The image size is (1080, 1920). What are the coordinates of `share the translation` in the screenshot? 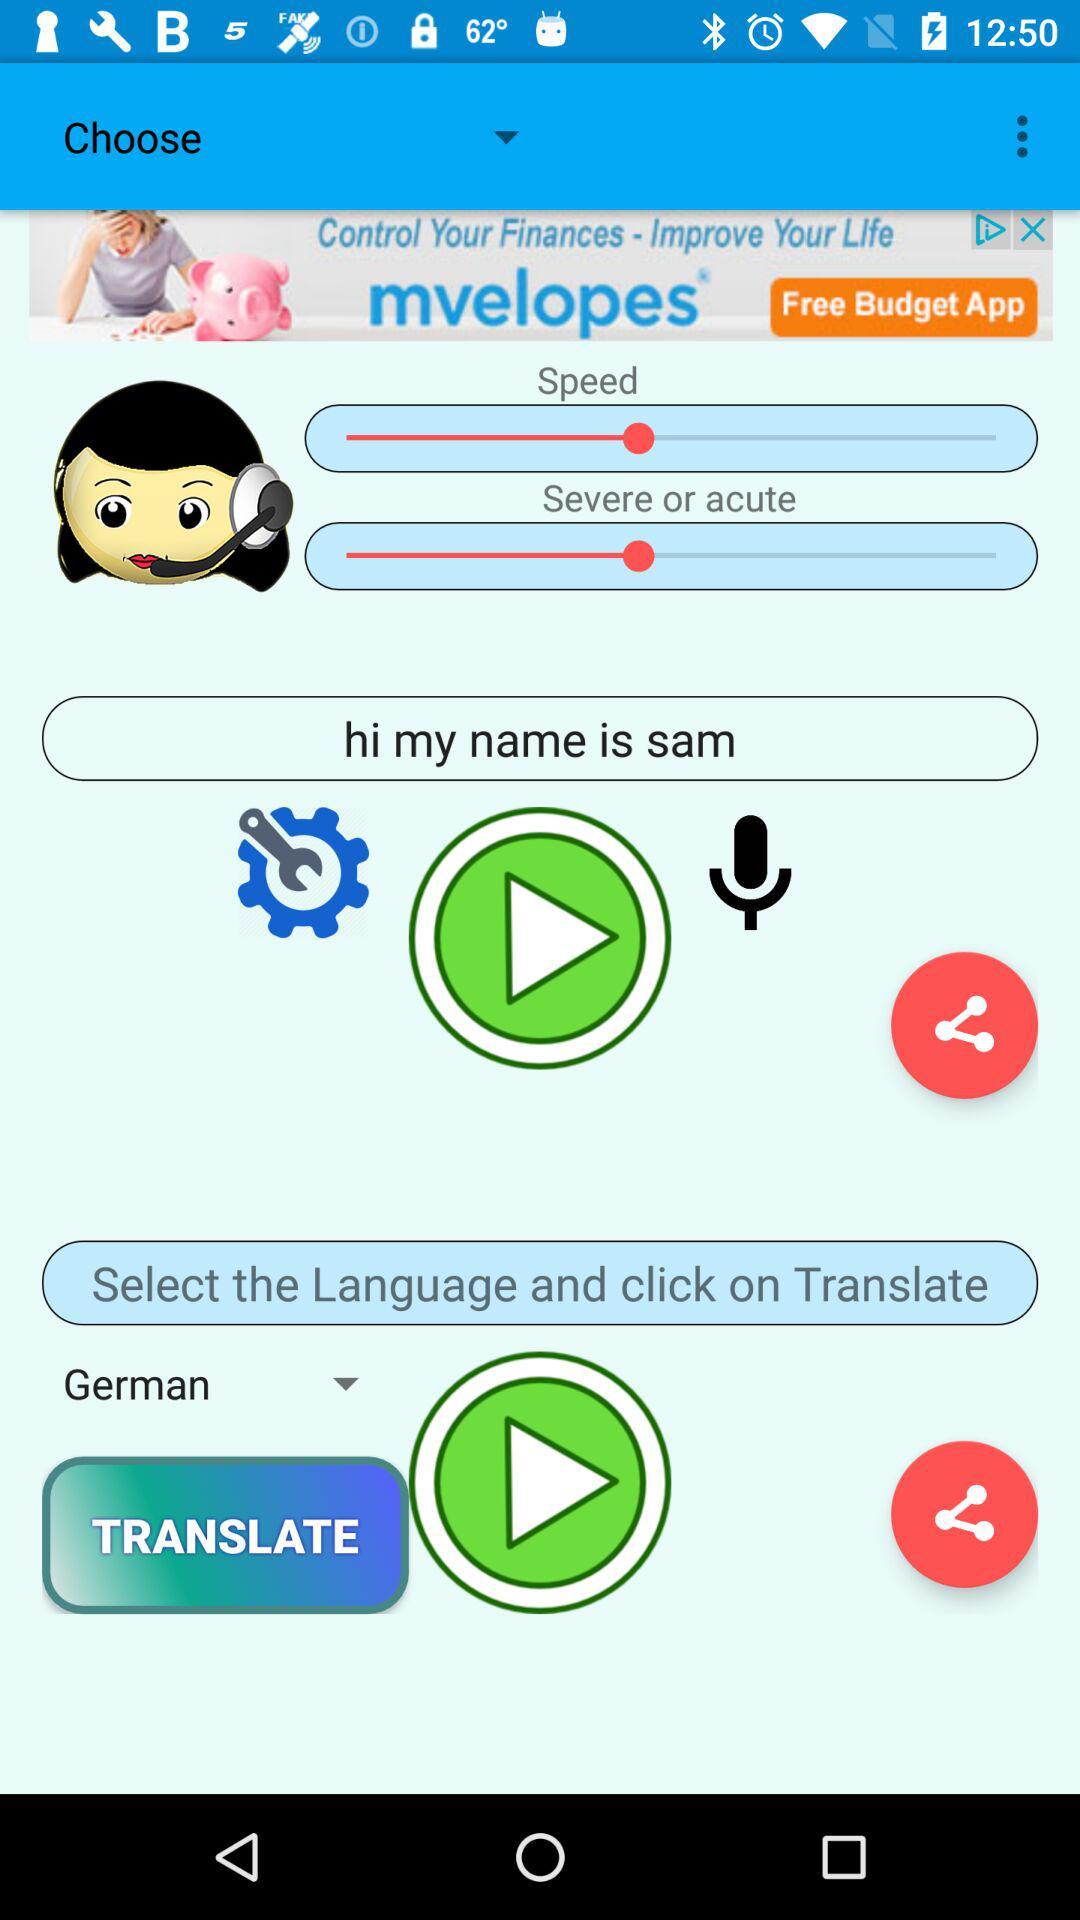 It's located at (963, 1514).